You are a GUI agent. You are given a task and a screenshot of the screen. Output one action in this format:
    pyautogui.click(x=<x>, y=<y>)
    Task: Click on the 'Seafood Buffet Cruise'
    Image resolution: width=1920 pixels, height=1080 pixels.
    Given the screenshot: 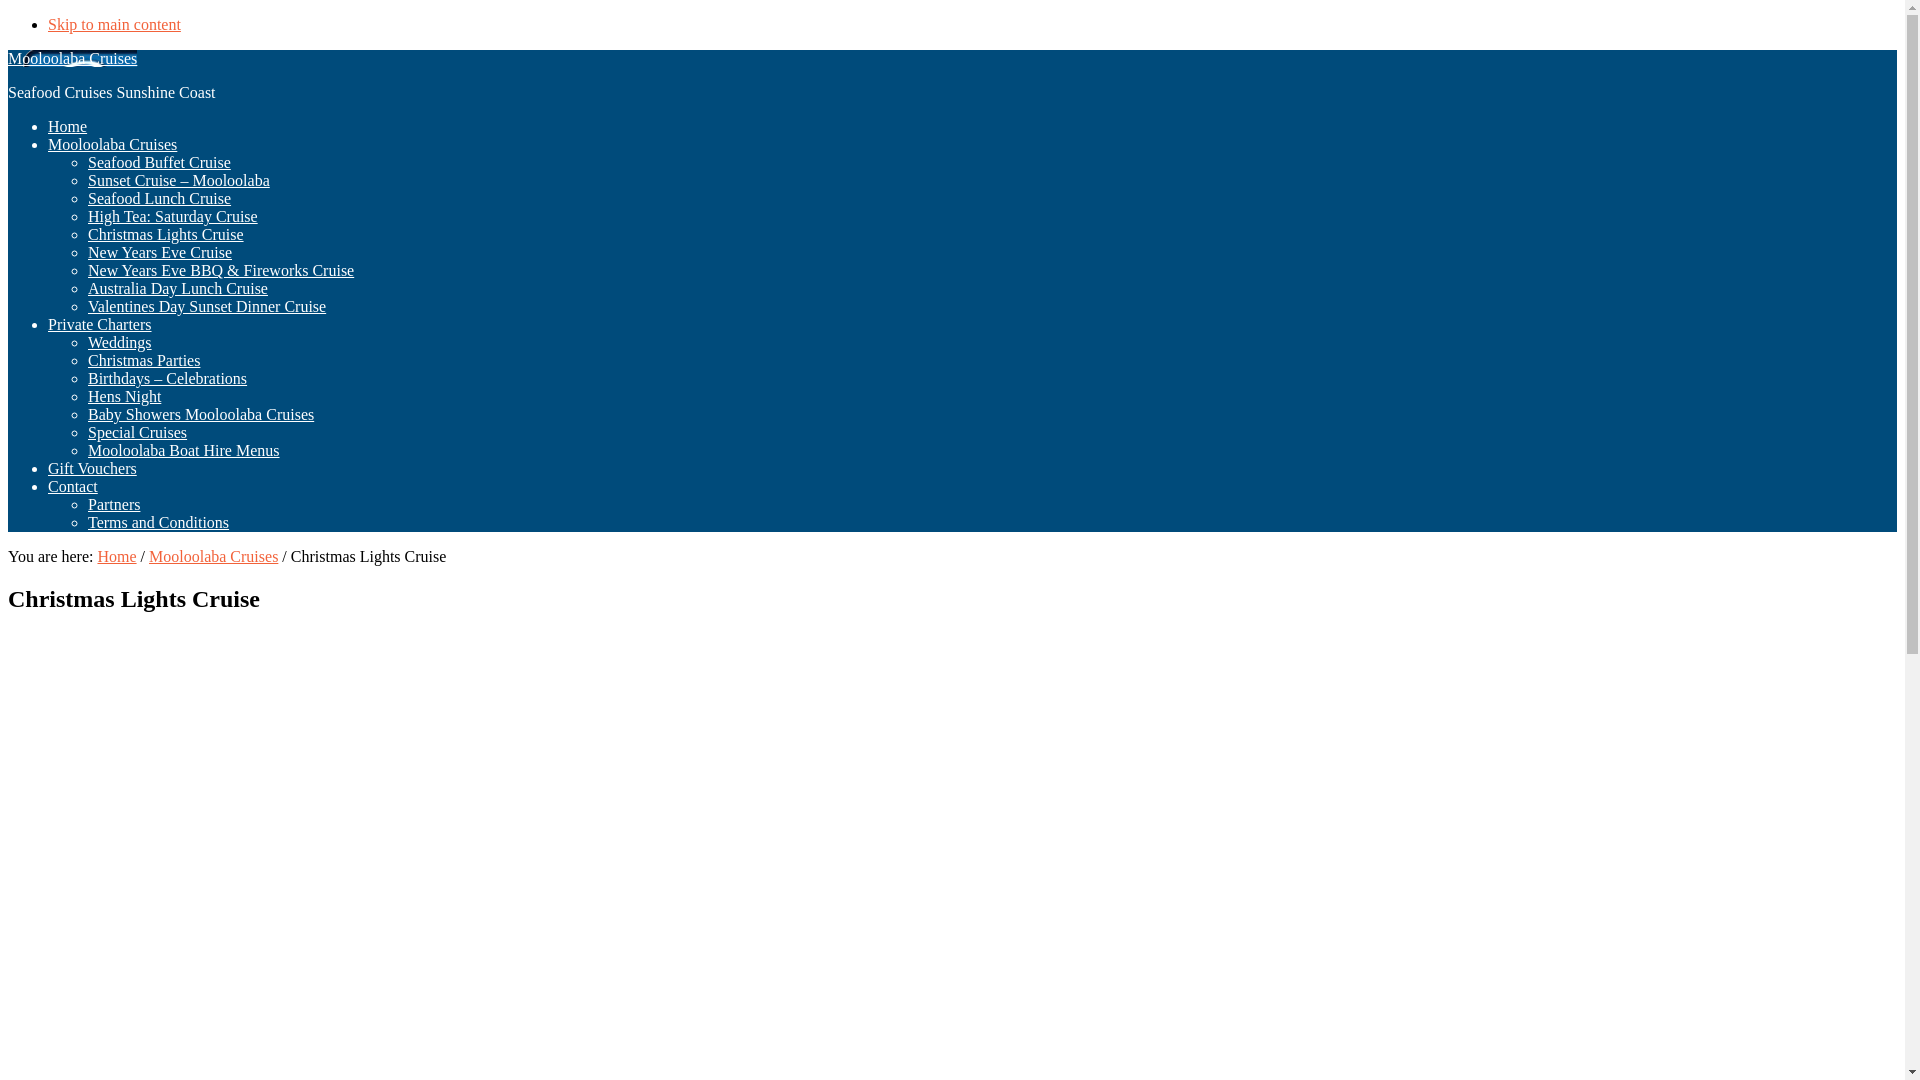 What is the action you would take?
    pyautogui.click(x=158, y=161)
    